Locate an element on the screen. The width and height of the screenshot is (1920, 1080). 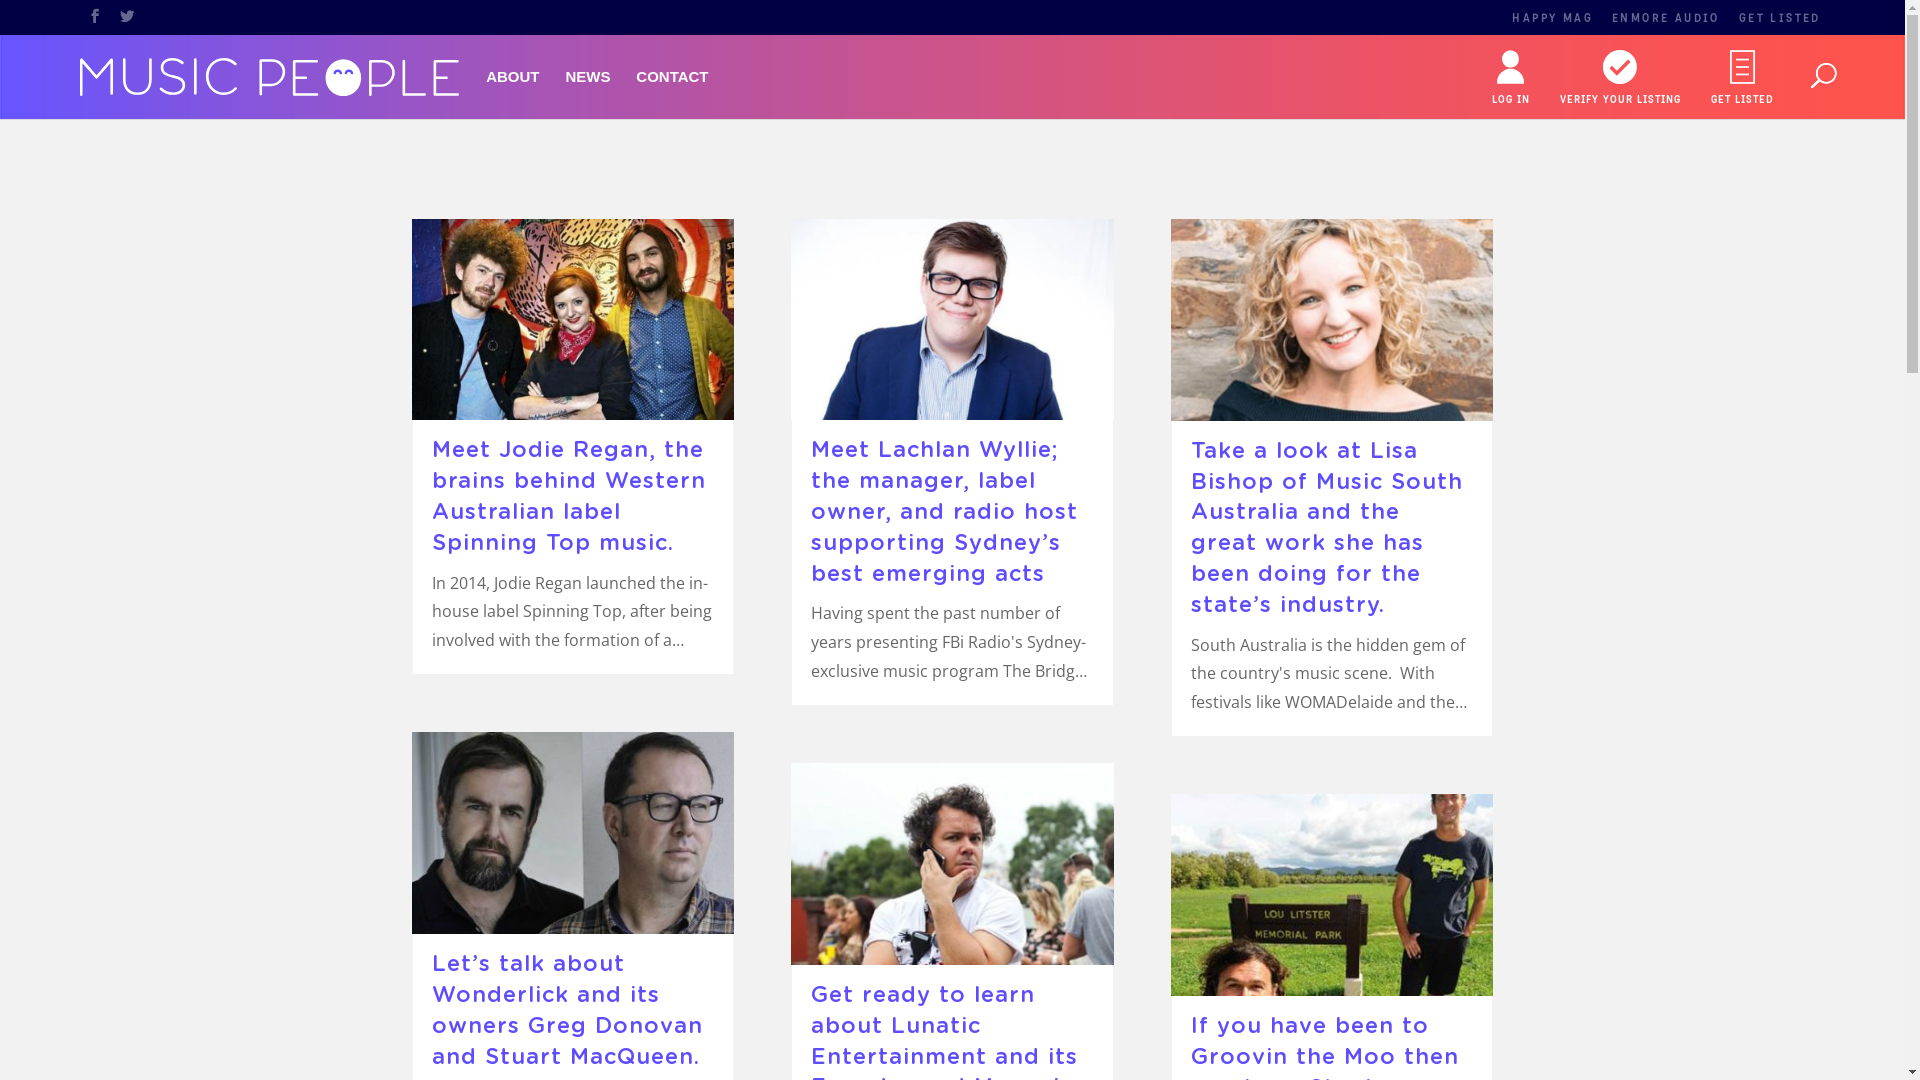
'ENMORE AUDIO' is located at coordinates (1665, 18).